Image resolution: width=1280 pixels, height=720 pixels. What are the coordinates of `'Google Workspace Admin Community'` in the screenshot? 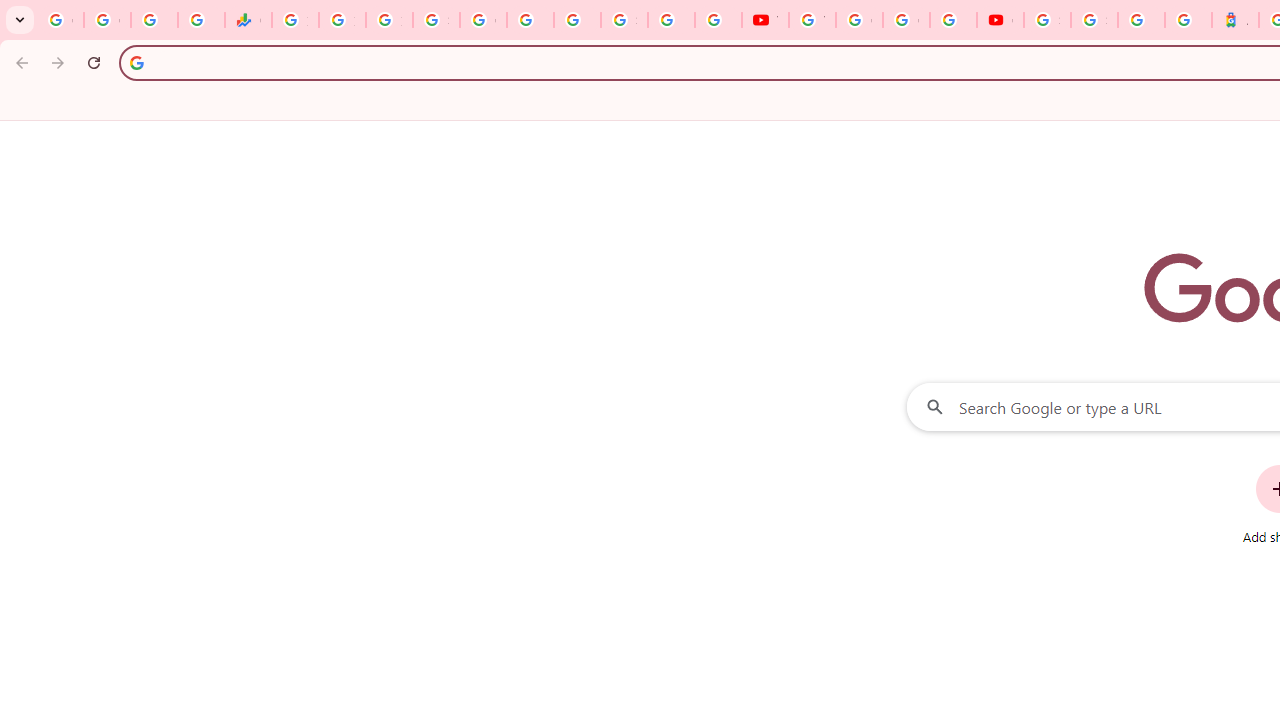 It's located at (60, 20).